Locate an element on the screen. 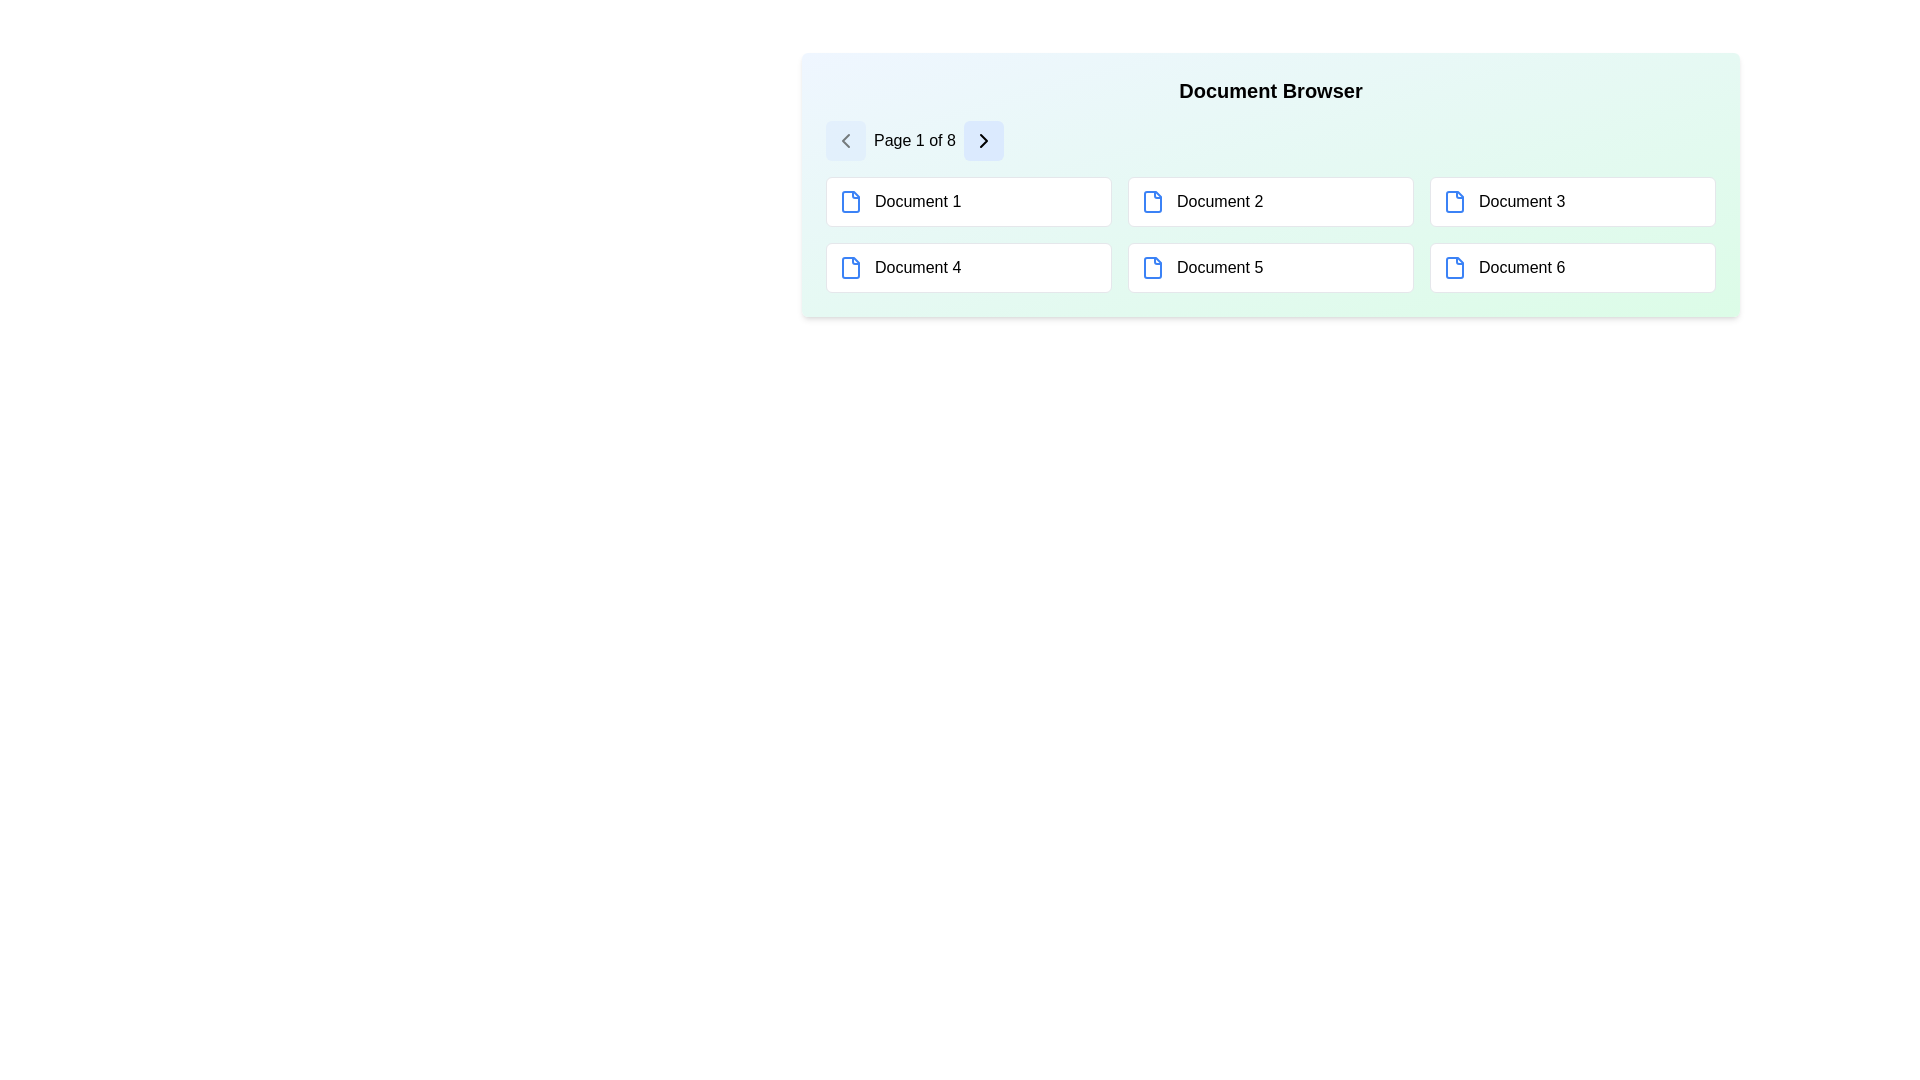 This screenshot has width=1920, height=1080. the blue document icon representing Document 3 is located at coordinates (1454, 201).